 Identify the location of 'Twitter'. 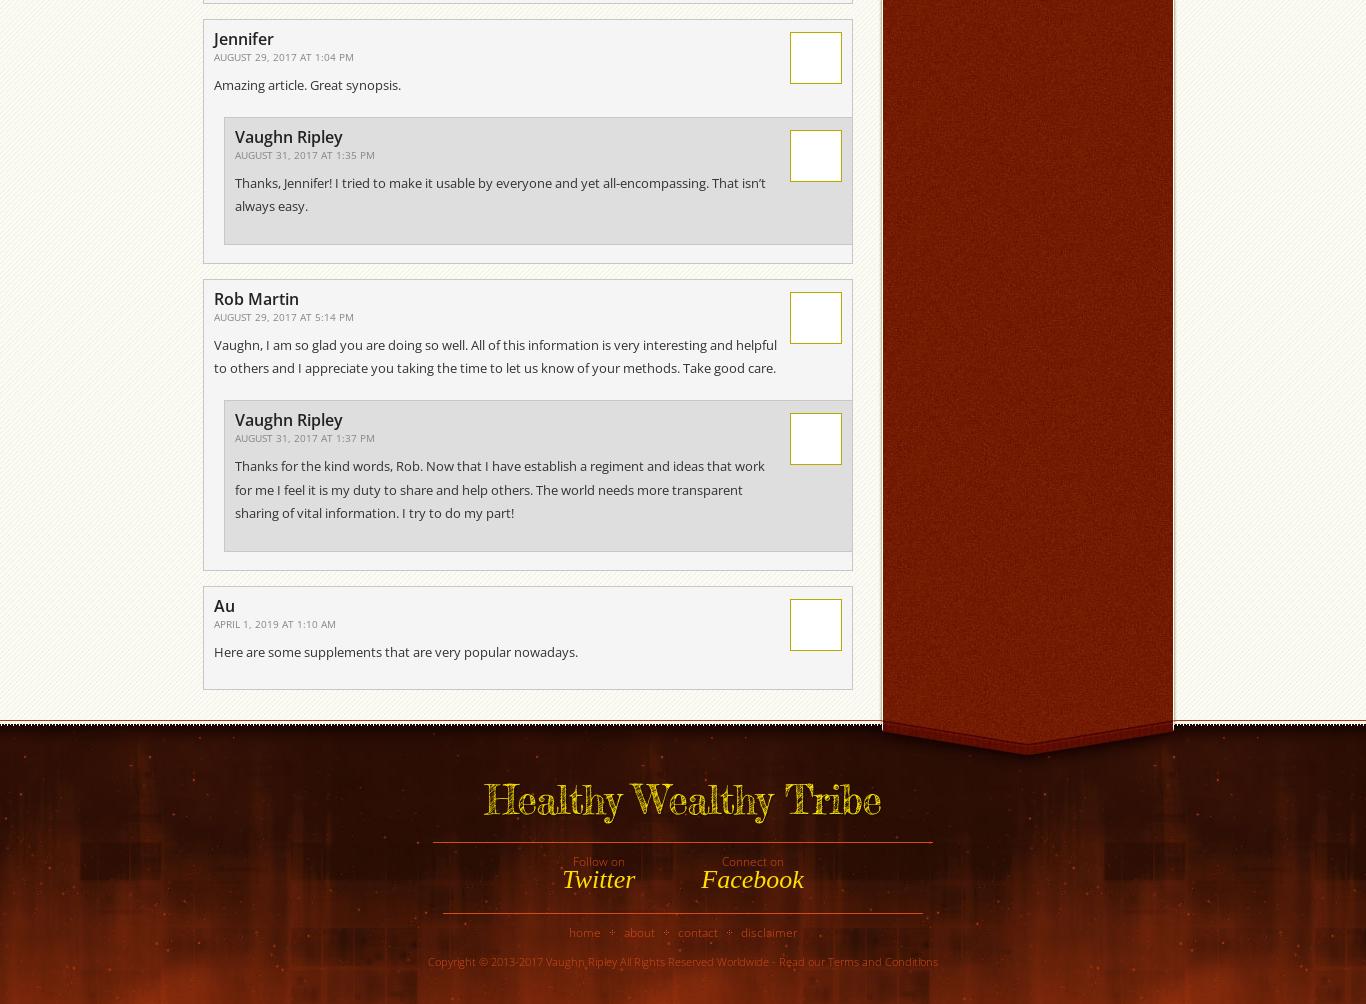
(561, 878).